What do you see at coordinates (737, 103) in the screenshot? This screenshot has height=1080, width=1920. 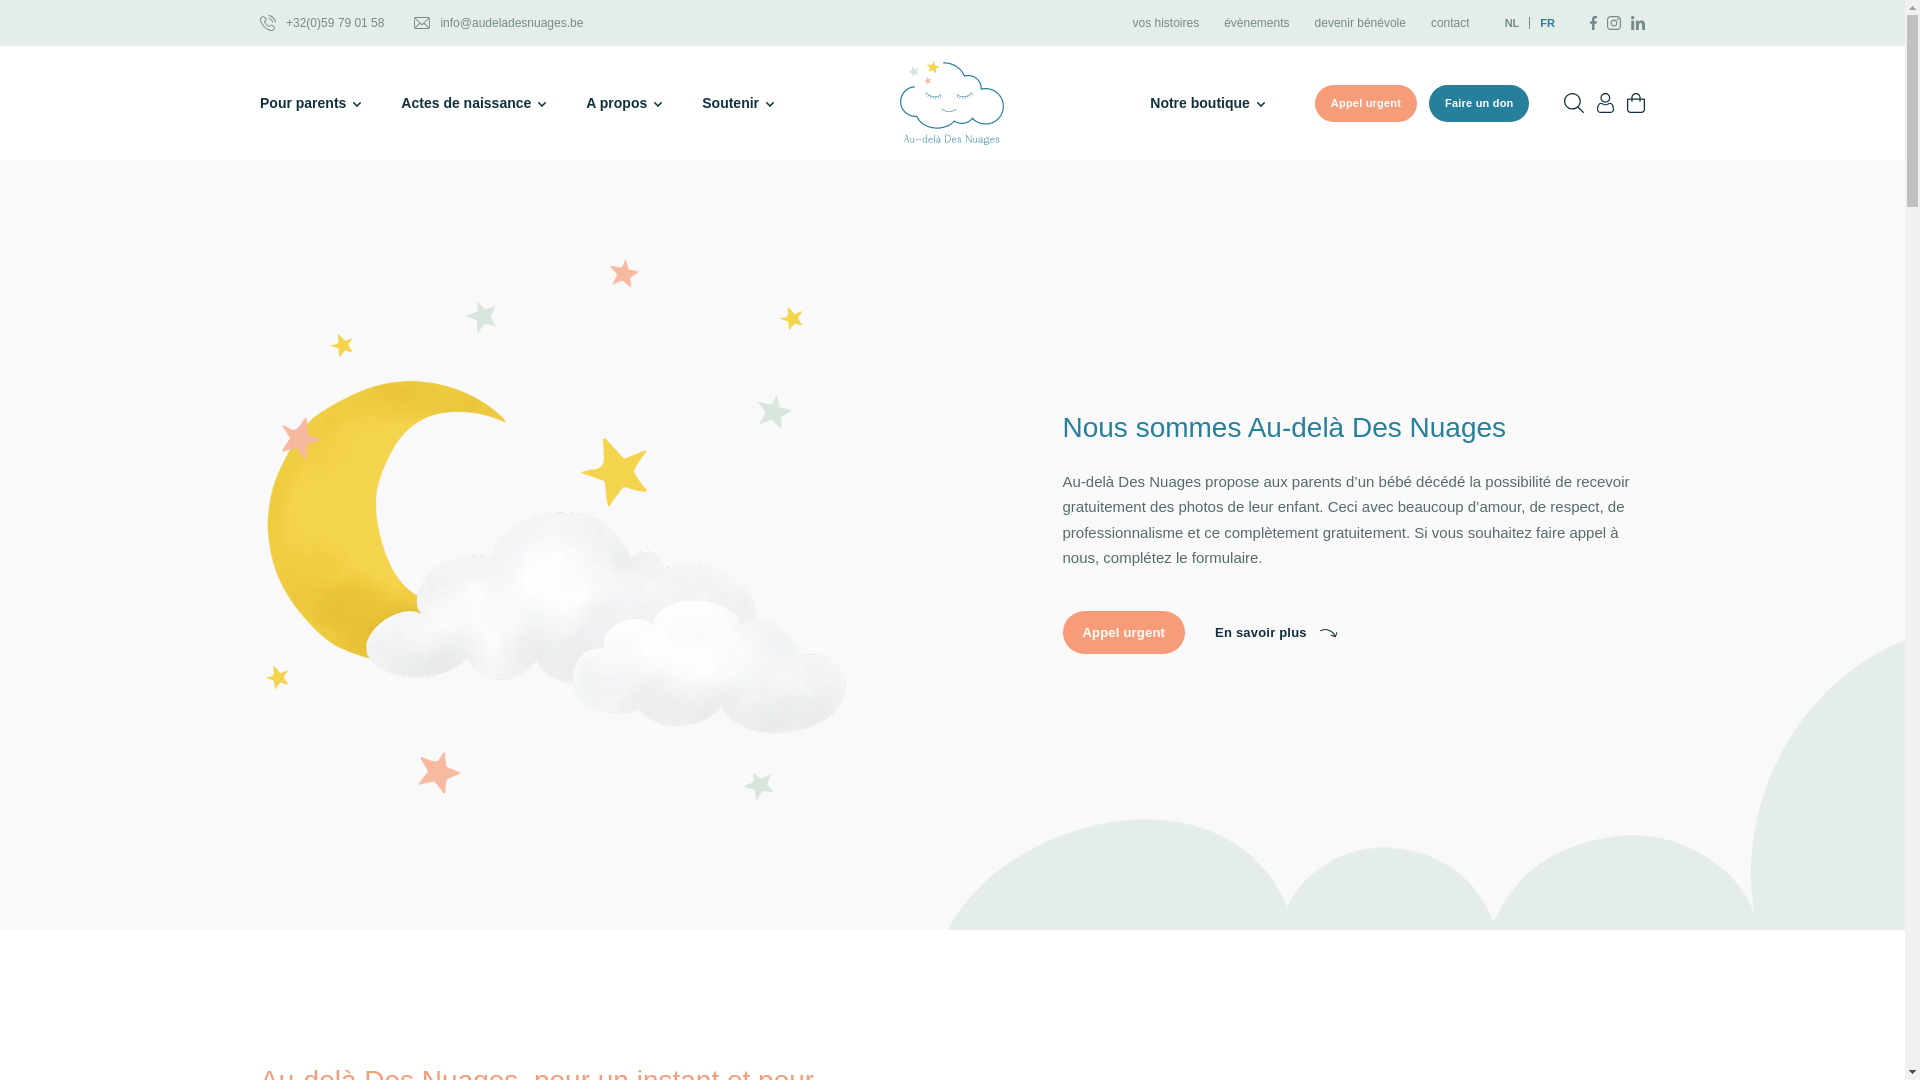 I see `'Soutenir'` at bounding box center [737, 103].